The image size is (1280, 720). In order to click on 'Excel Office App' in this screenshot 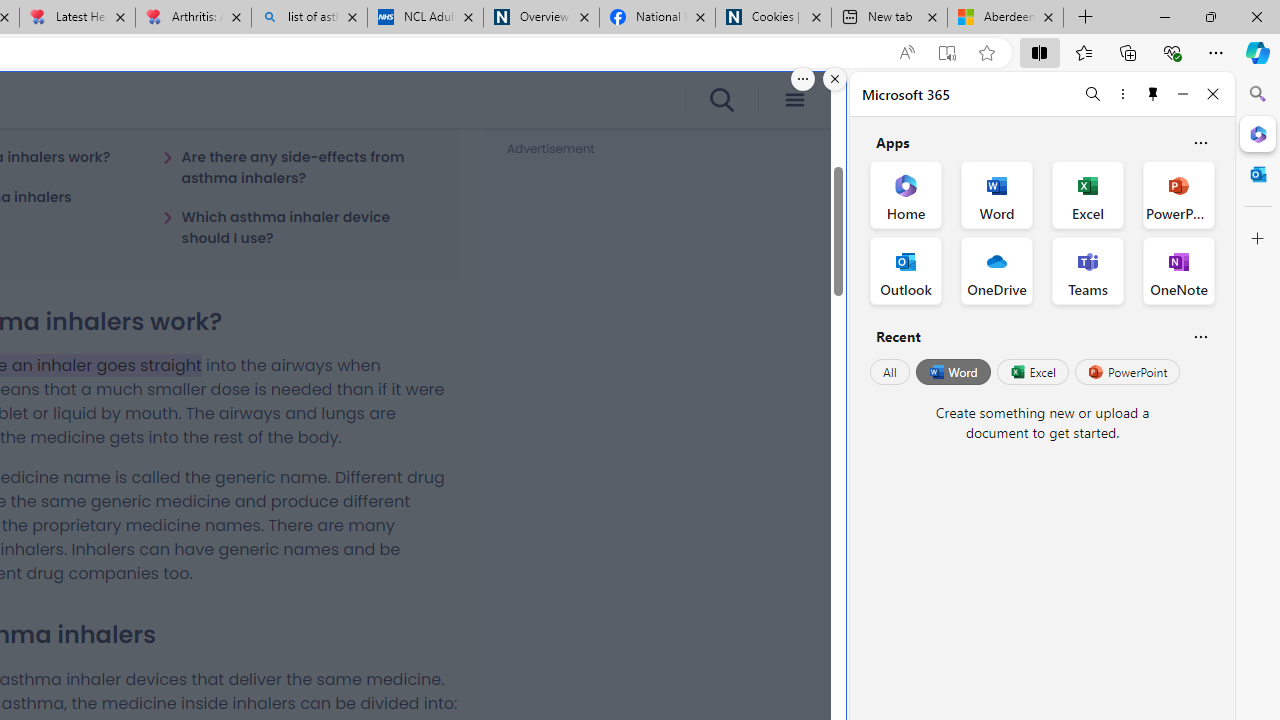, I will do `click(1087, 195)`.